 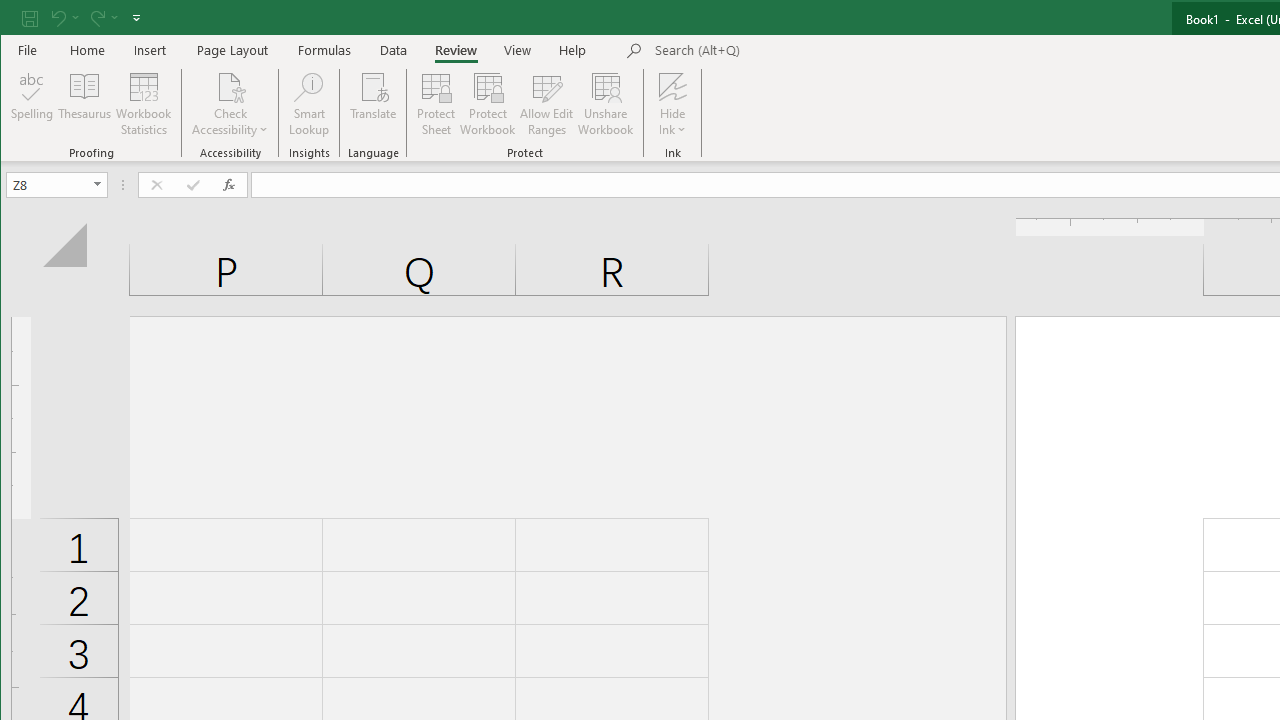 I want to click on 'Allow Edit Ranges', so click(x=547, y=104).